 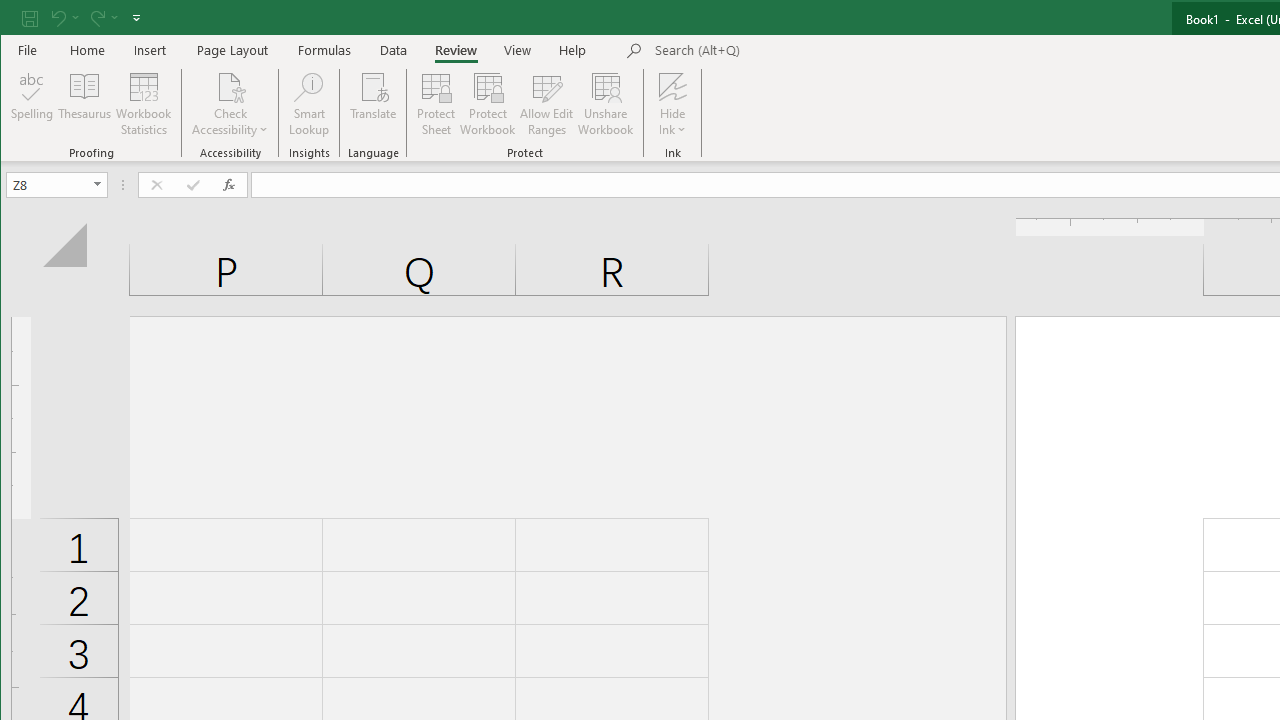 I want to click on 'Allow Edit Ranges', so click(x=547, y=104).